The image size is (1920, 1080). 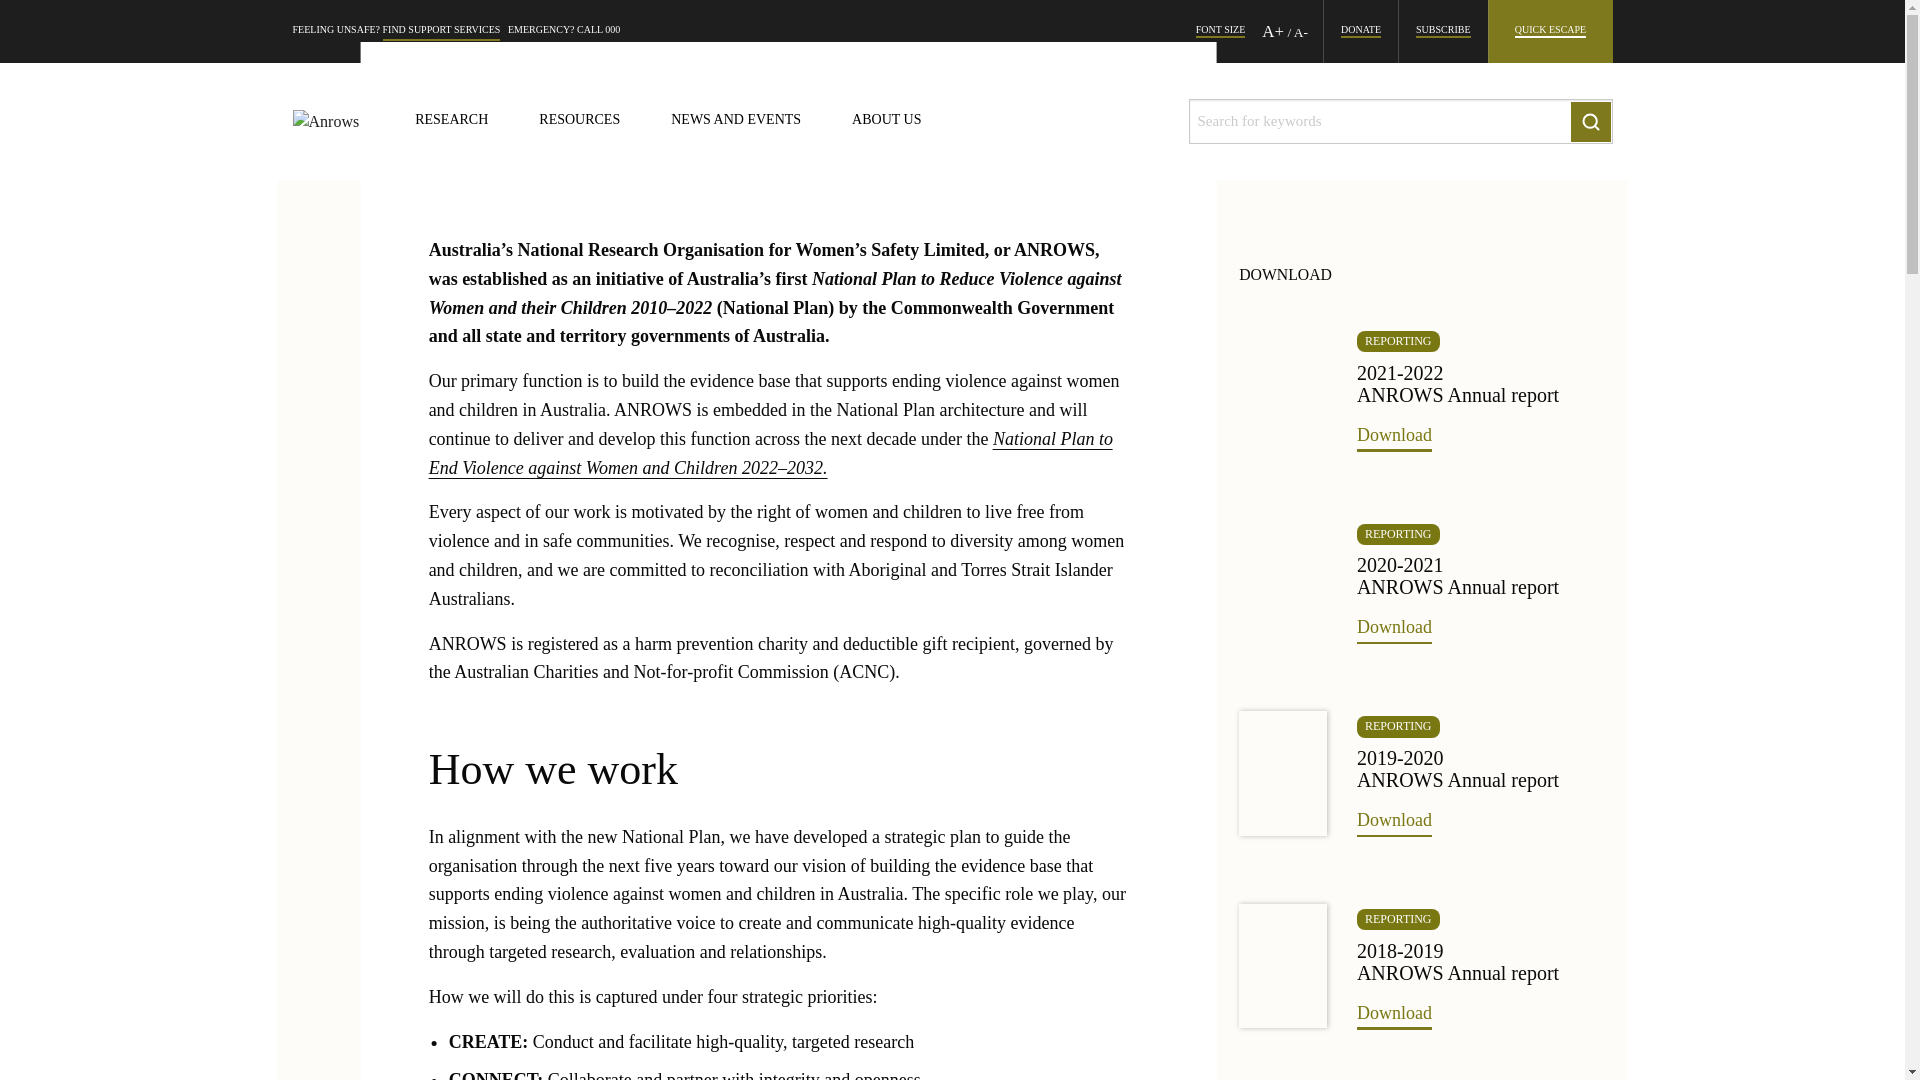 I want to click on 'A-', so click(x=1294, y=32).